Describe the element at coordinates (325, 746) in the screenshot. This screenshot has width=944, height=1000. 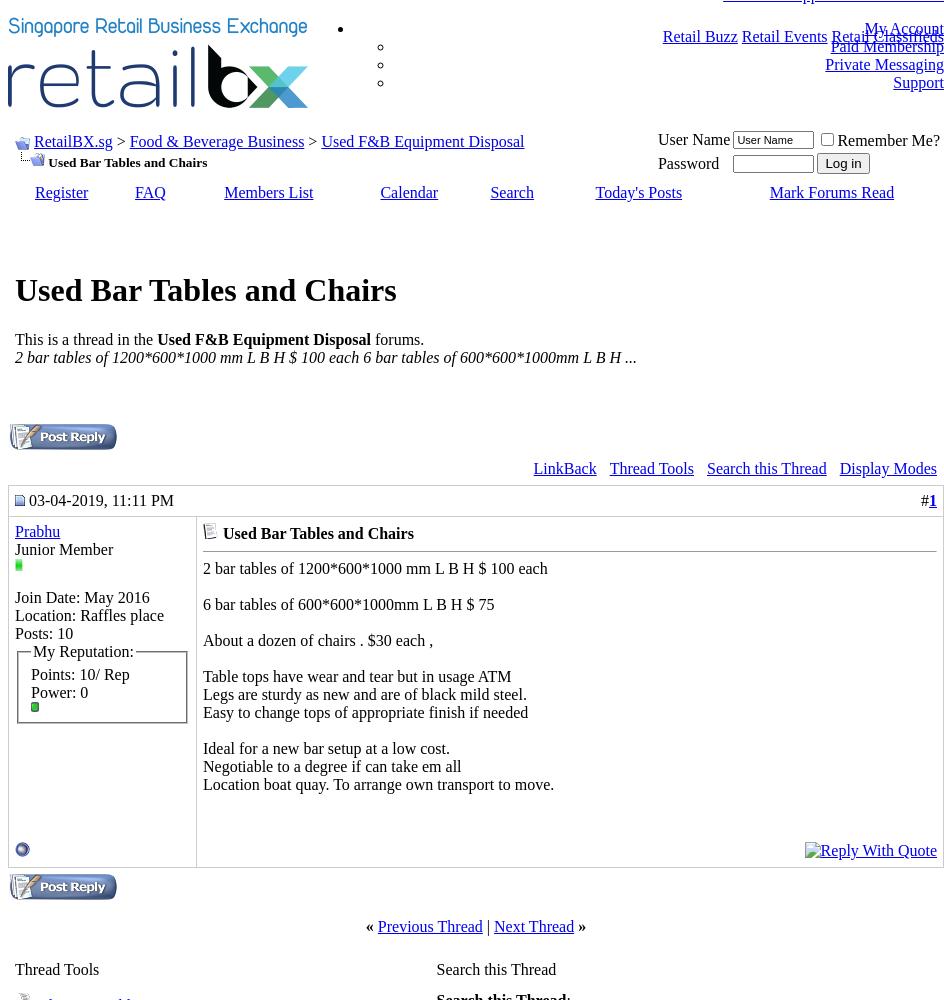
I see `'Ideal for a new bar setup at a low cost.'` at that location.